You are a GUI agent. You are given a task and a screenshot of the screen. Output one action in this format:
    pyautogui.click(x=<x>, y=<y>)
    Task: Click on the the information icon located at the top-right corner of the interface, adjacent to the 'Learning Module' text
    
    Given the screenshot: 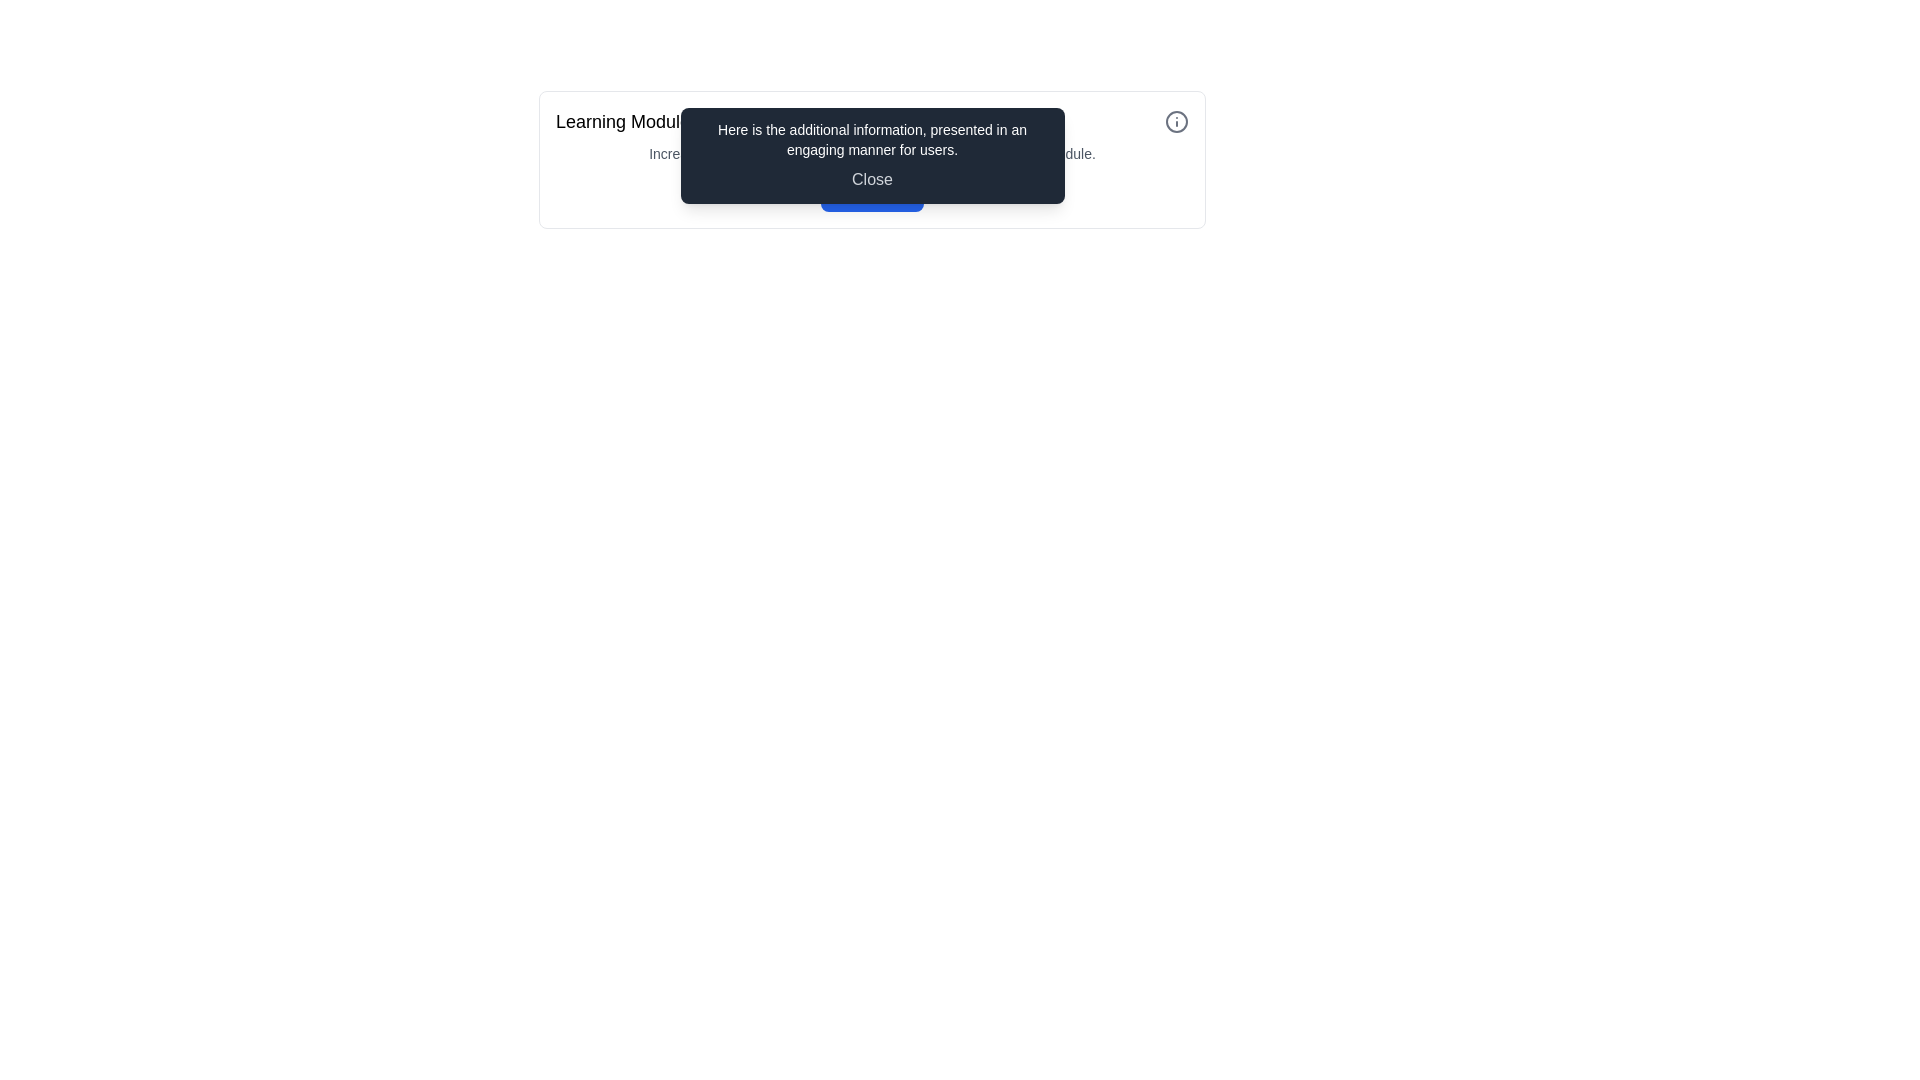 What is the action you would take?
    pyautogui.click(x=1176, y=122)
    